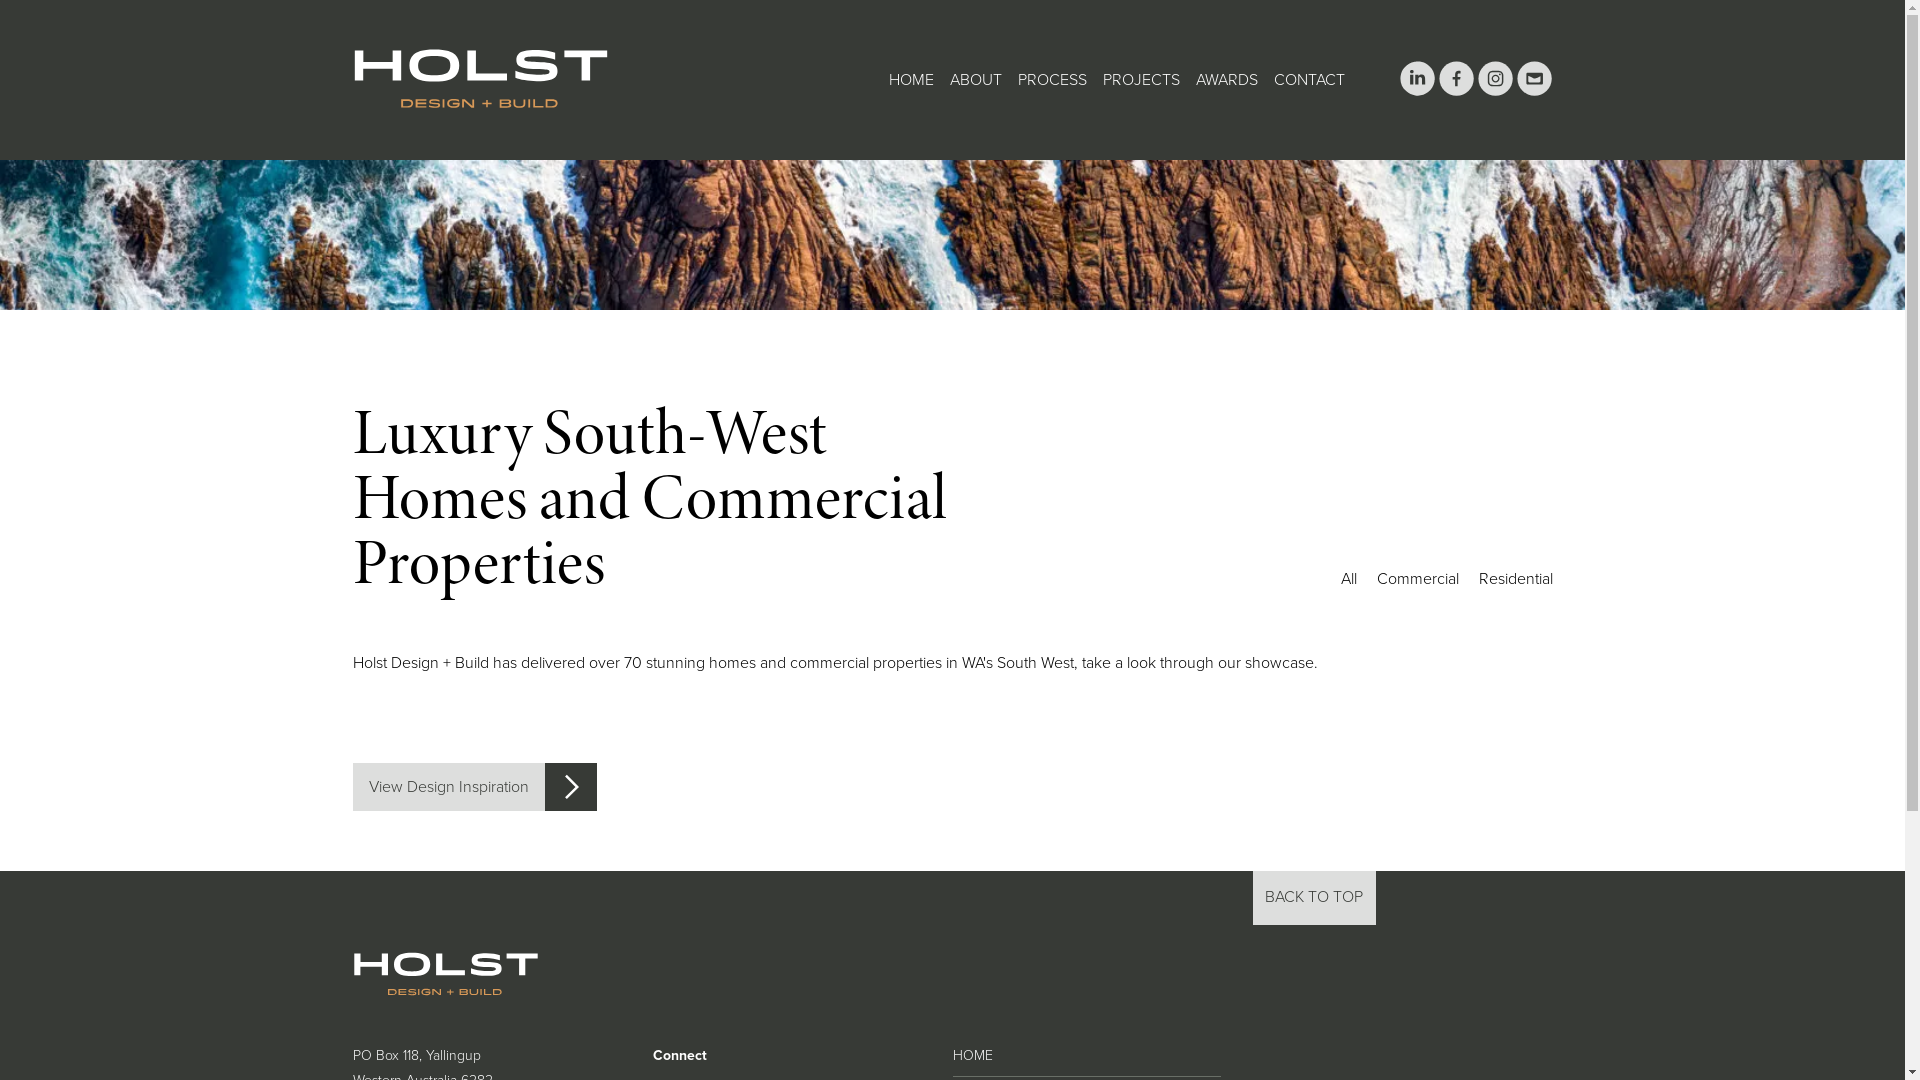 The image size is (1920, 1080). What do you see at coordinates (1140, 78) in the screenshot?
I see `'PROJECTS'` at bounding box center [1140, 78].